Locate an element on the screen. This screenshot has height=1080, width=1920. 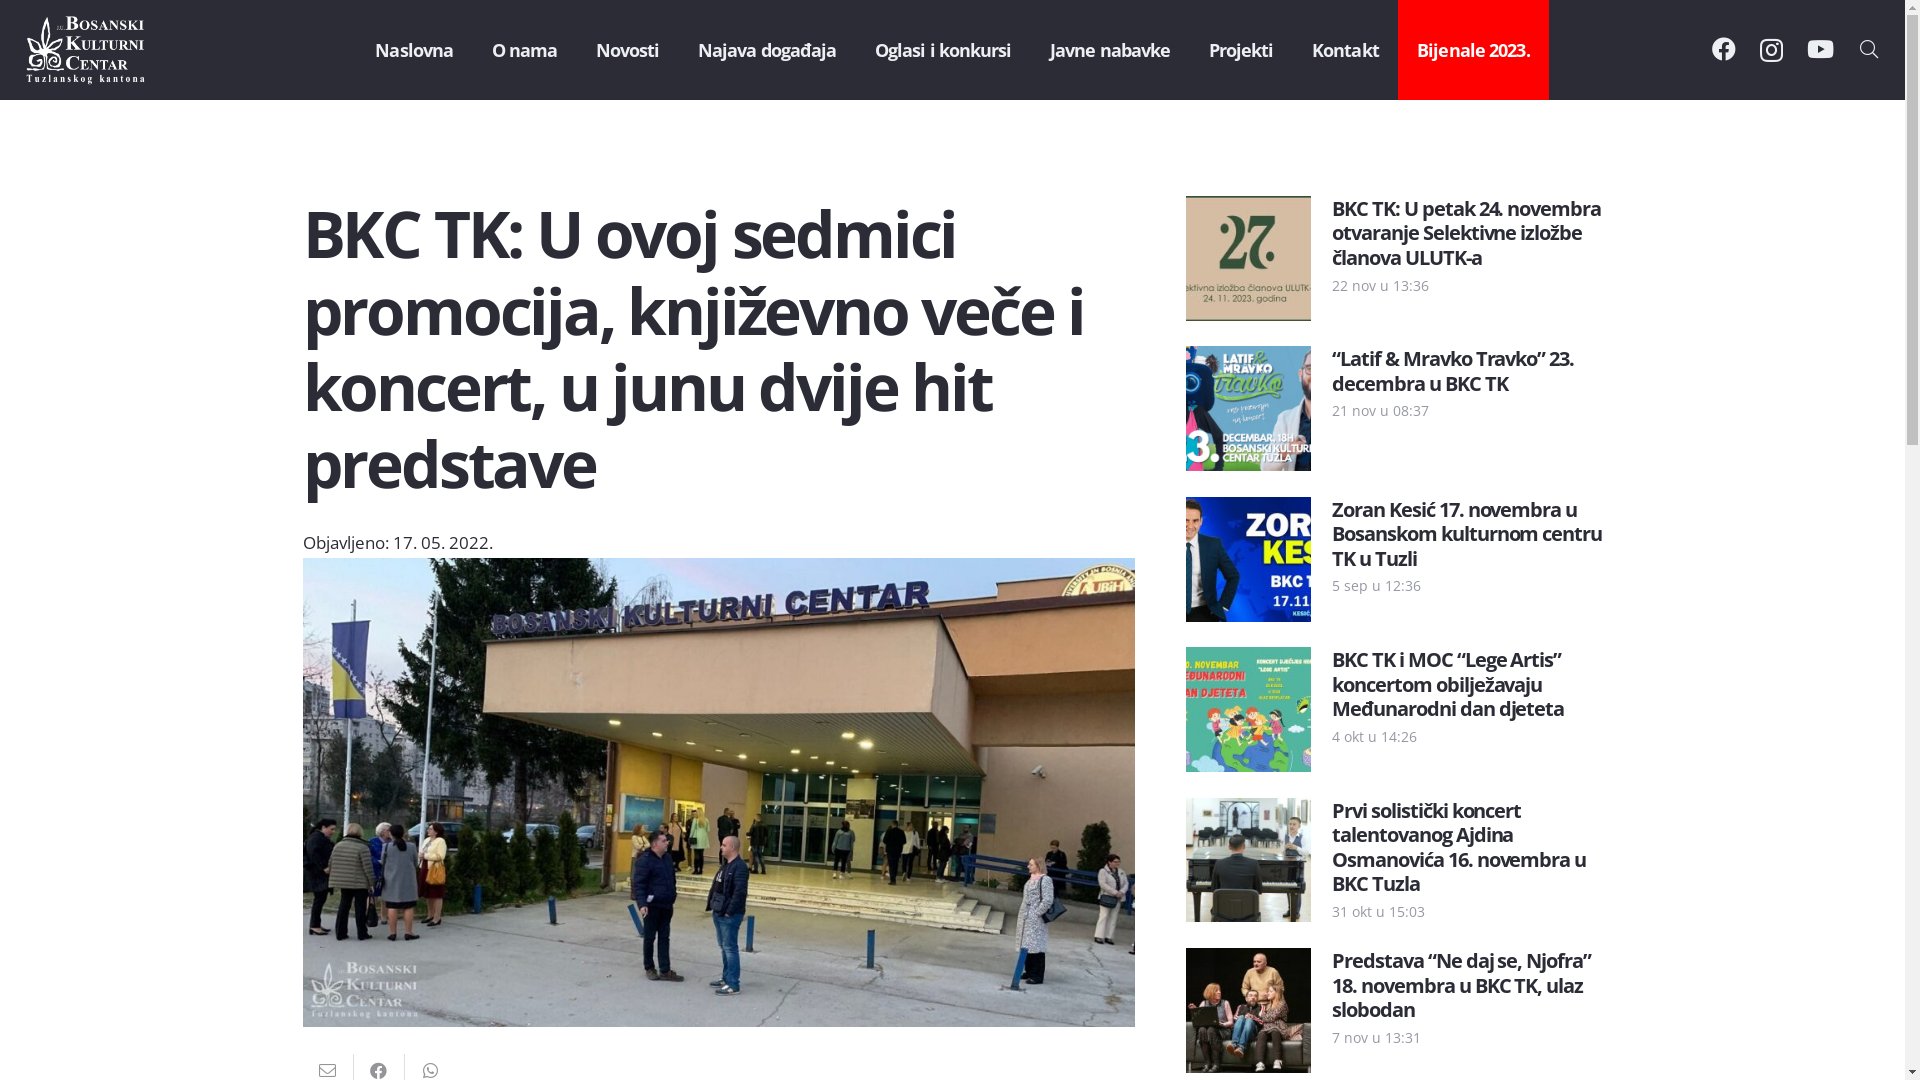
'Naslovna' is located at coordinates (412, 49).